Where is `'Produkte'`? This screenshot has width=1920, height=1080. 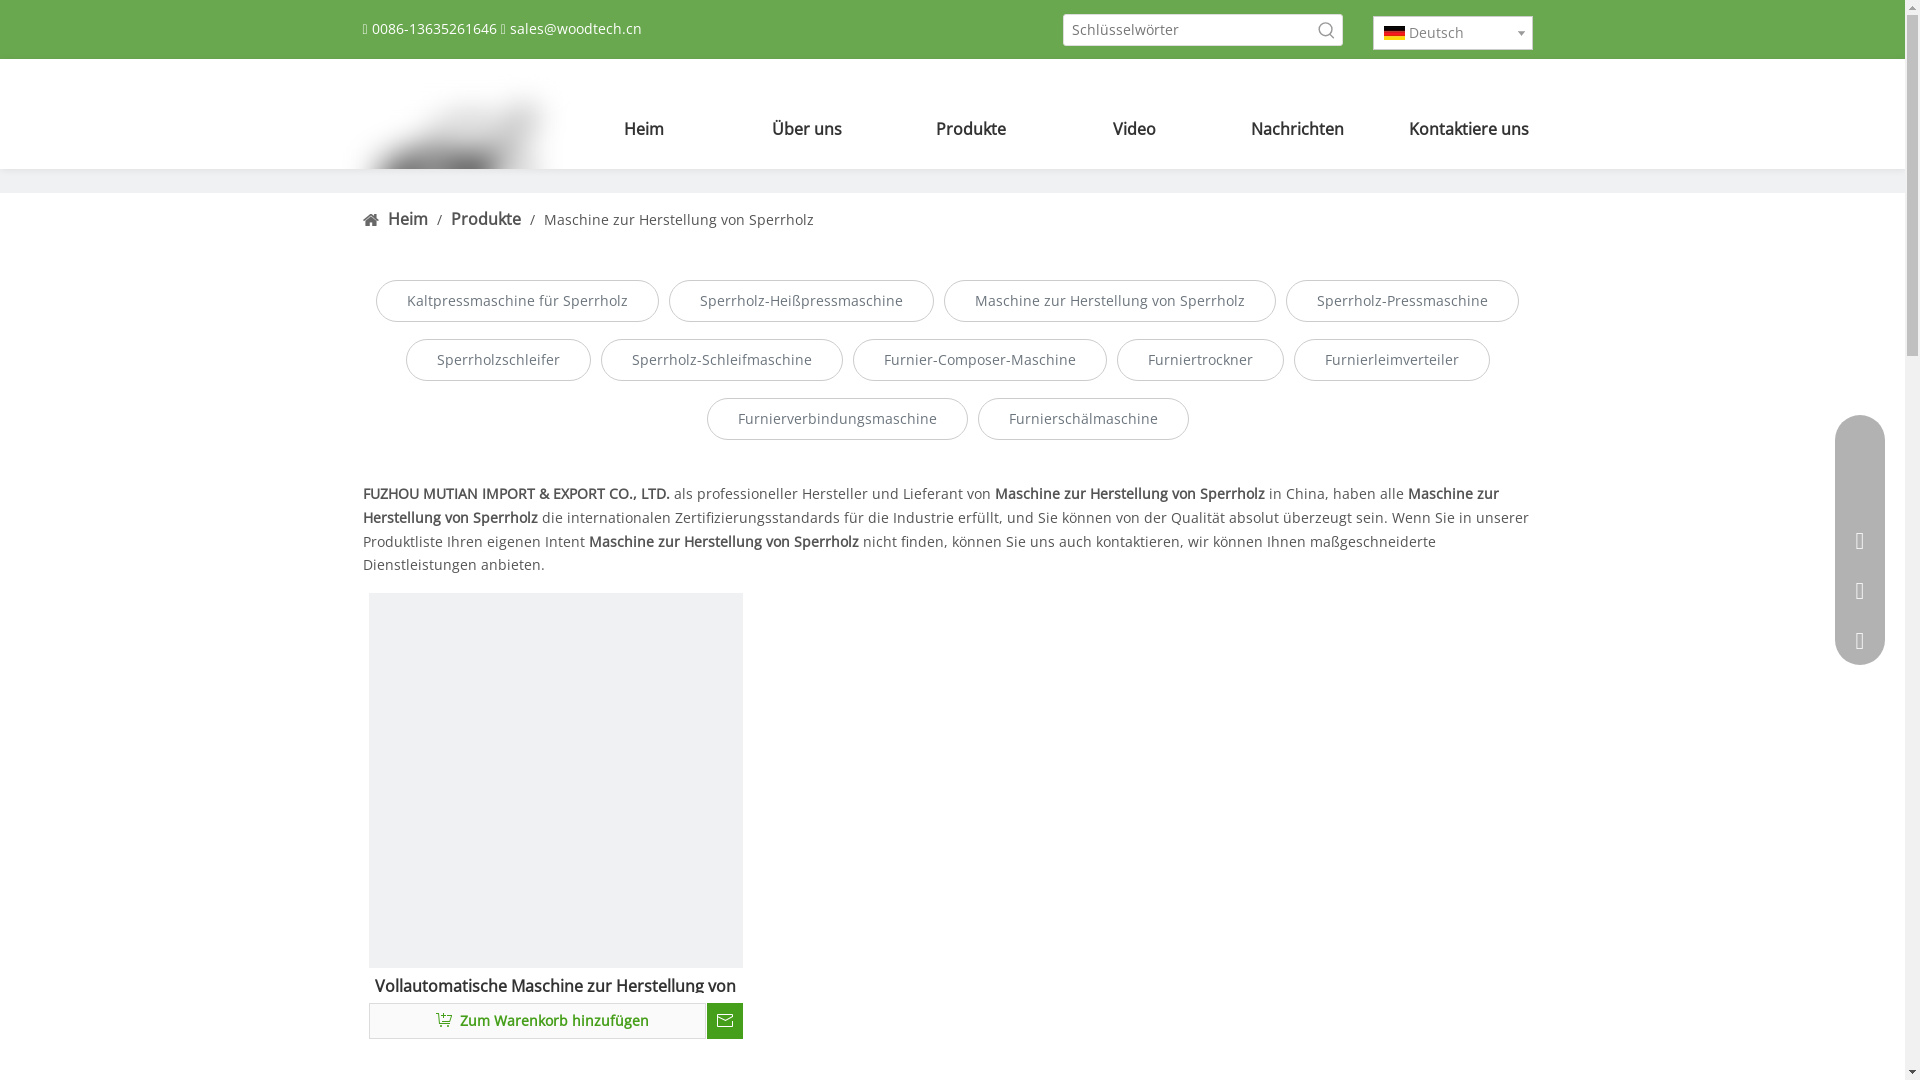 'Produkte' is located at coordinates (486, 219).